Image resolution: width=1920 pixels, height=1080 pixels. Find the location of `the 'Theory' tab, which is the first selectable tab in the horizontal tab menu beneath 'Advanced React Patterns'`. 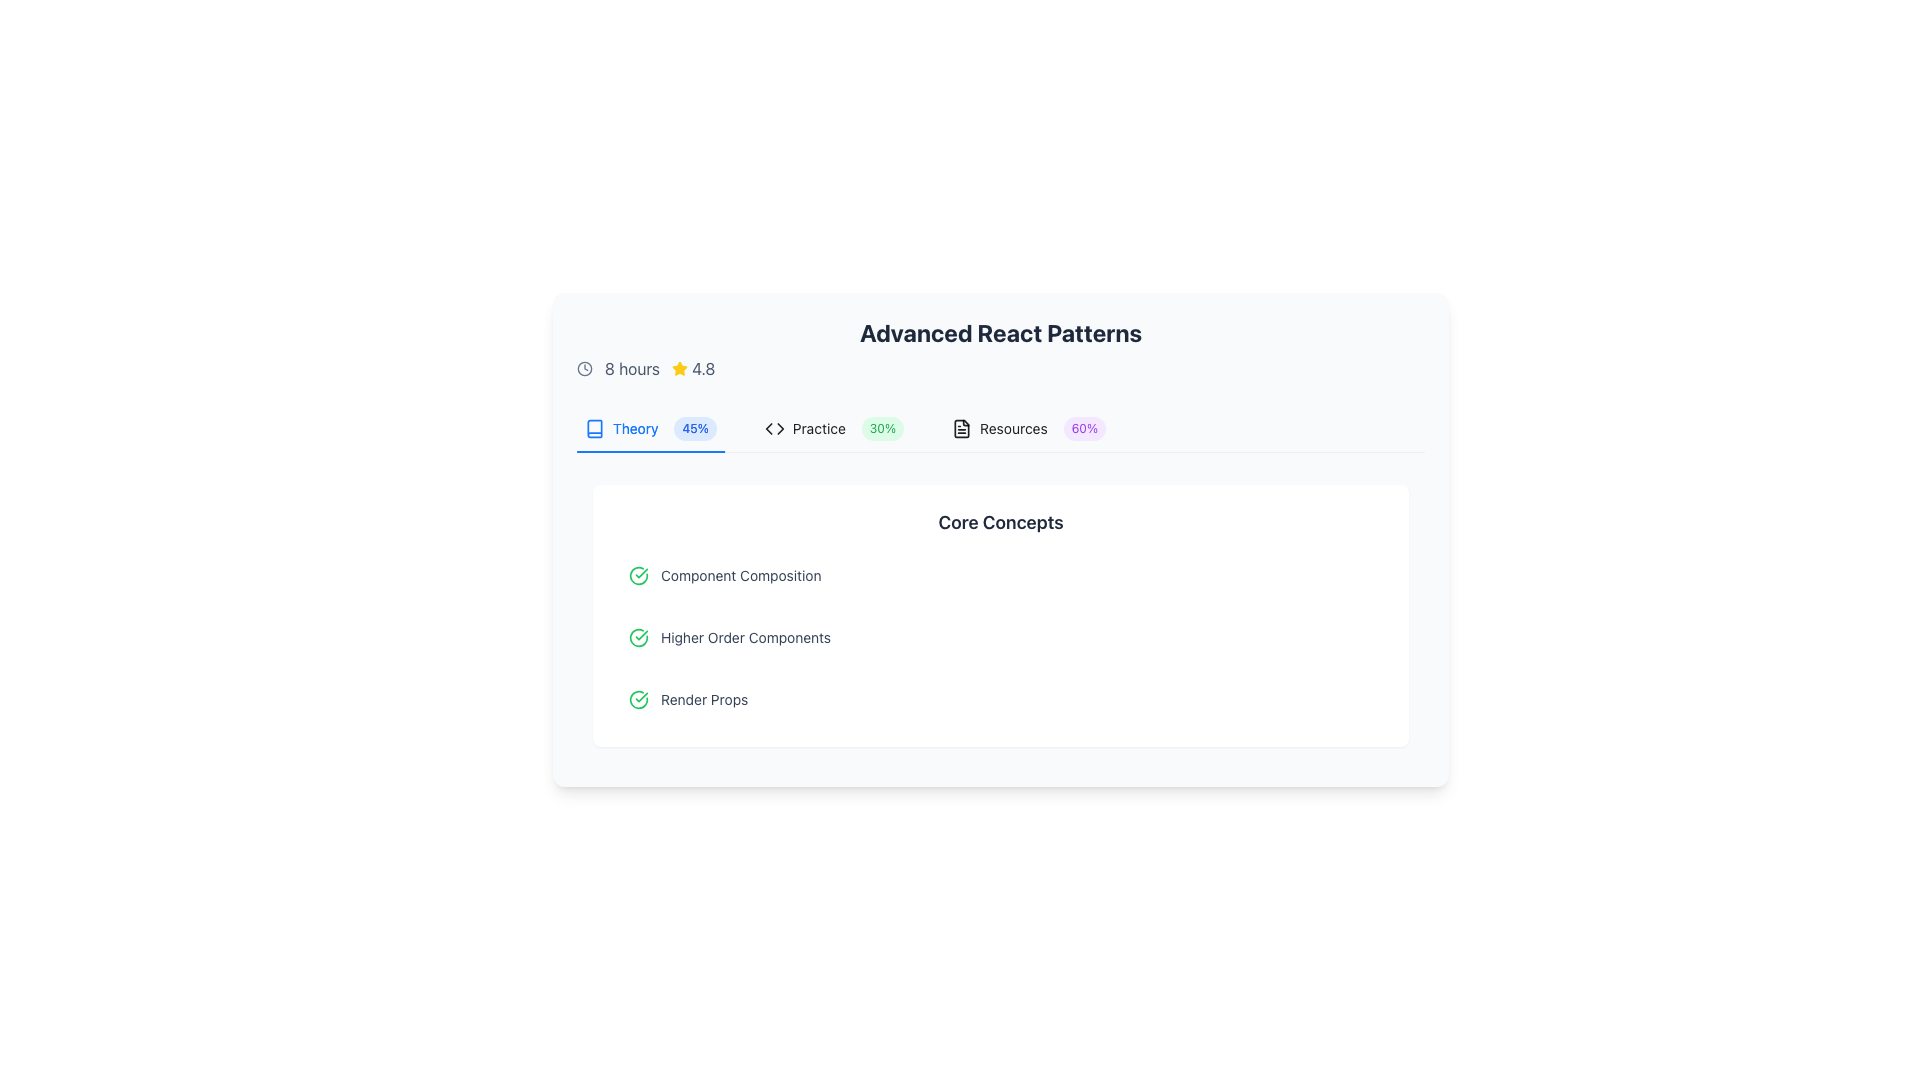

the 'Theory' tab, which is the first selectable tab in the horizontal tab menu beneath 'Advanced React Patterns' is located at coordinates (650, 427).